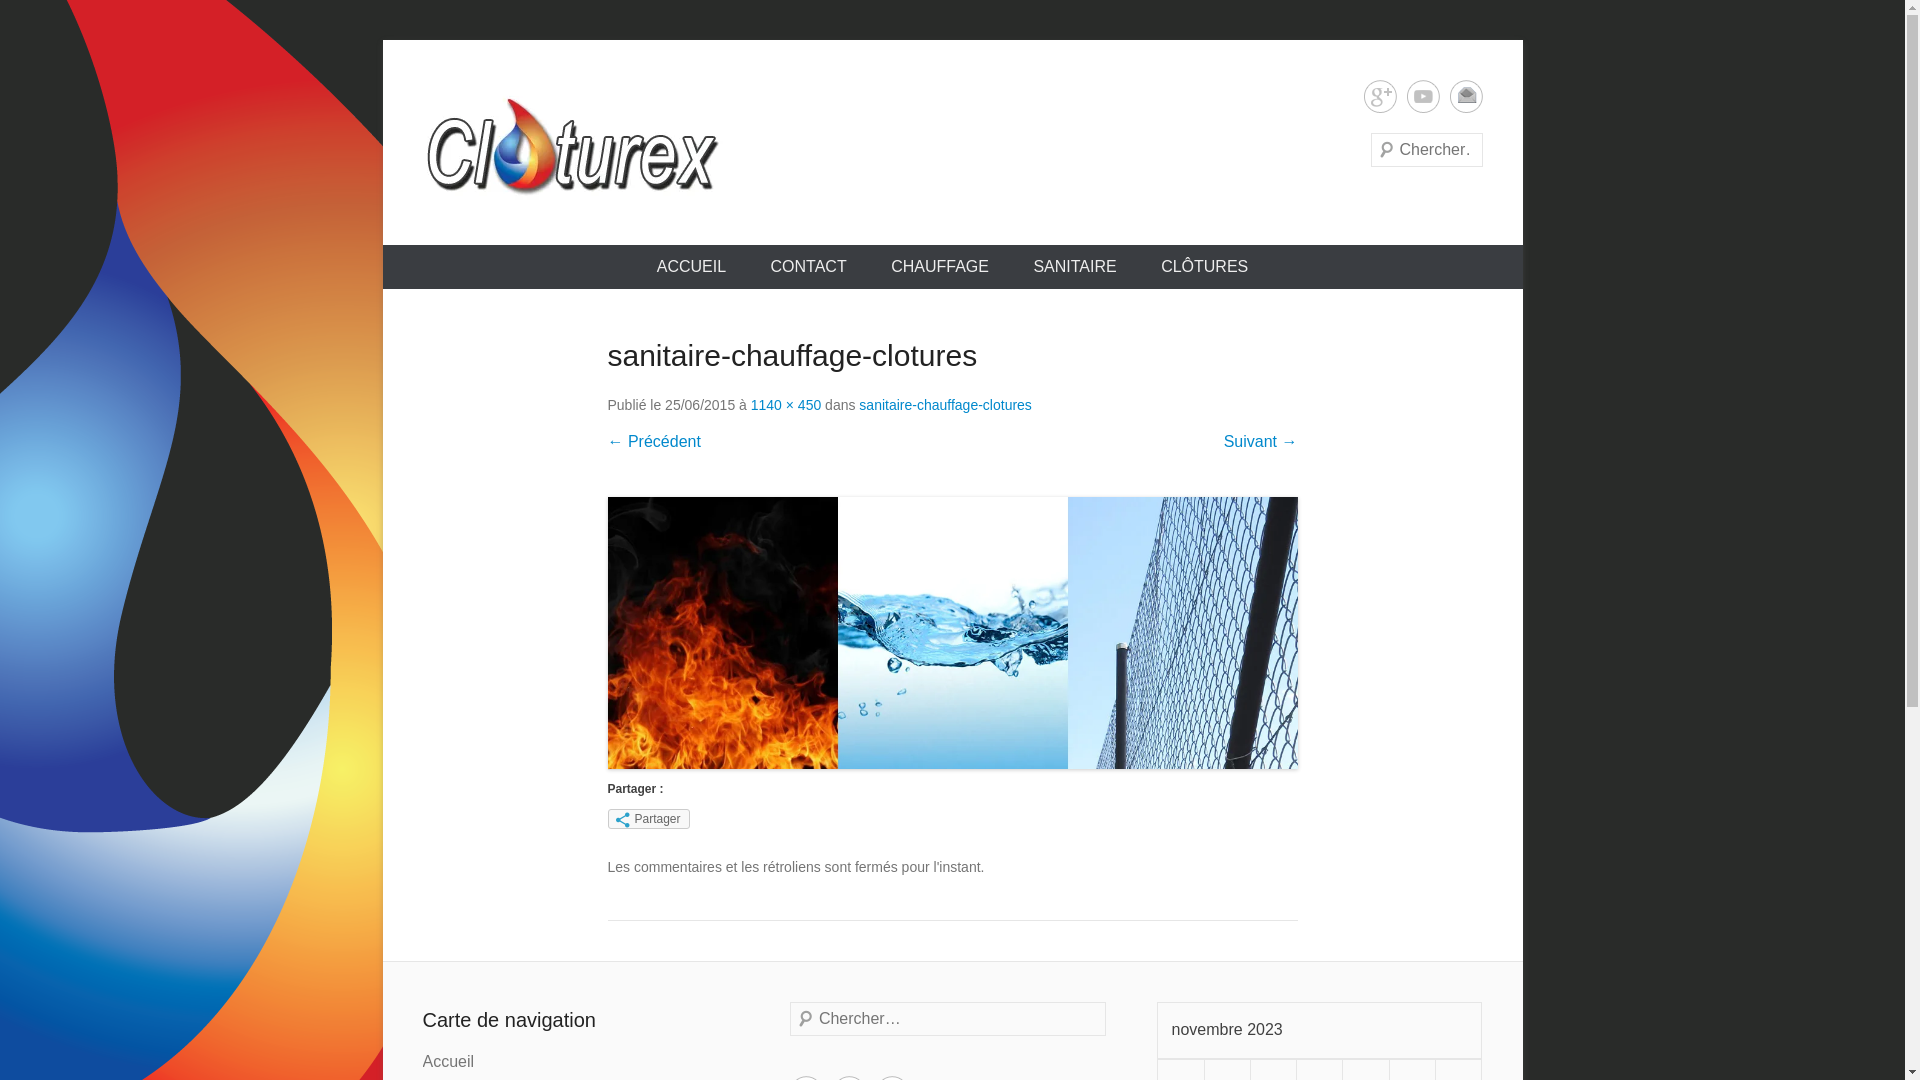 The width and height of the screenshot is (1920, 1080). I want to click on 'SANITAIRE', so click(1012, 265).